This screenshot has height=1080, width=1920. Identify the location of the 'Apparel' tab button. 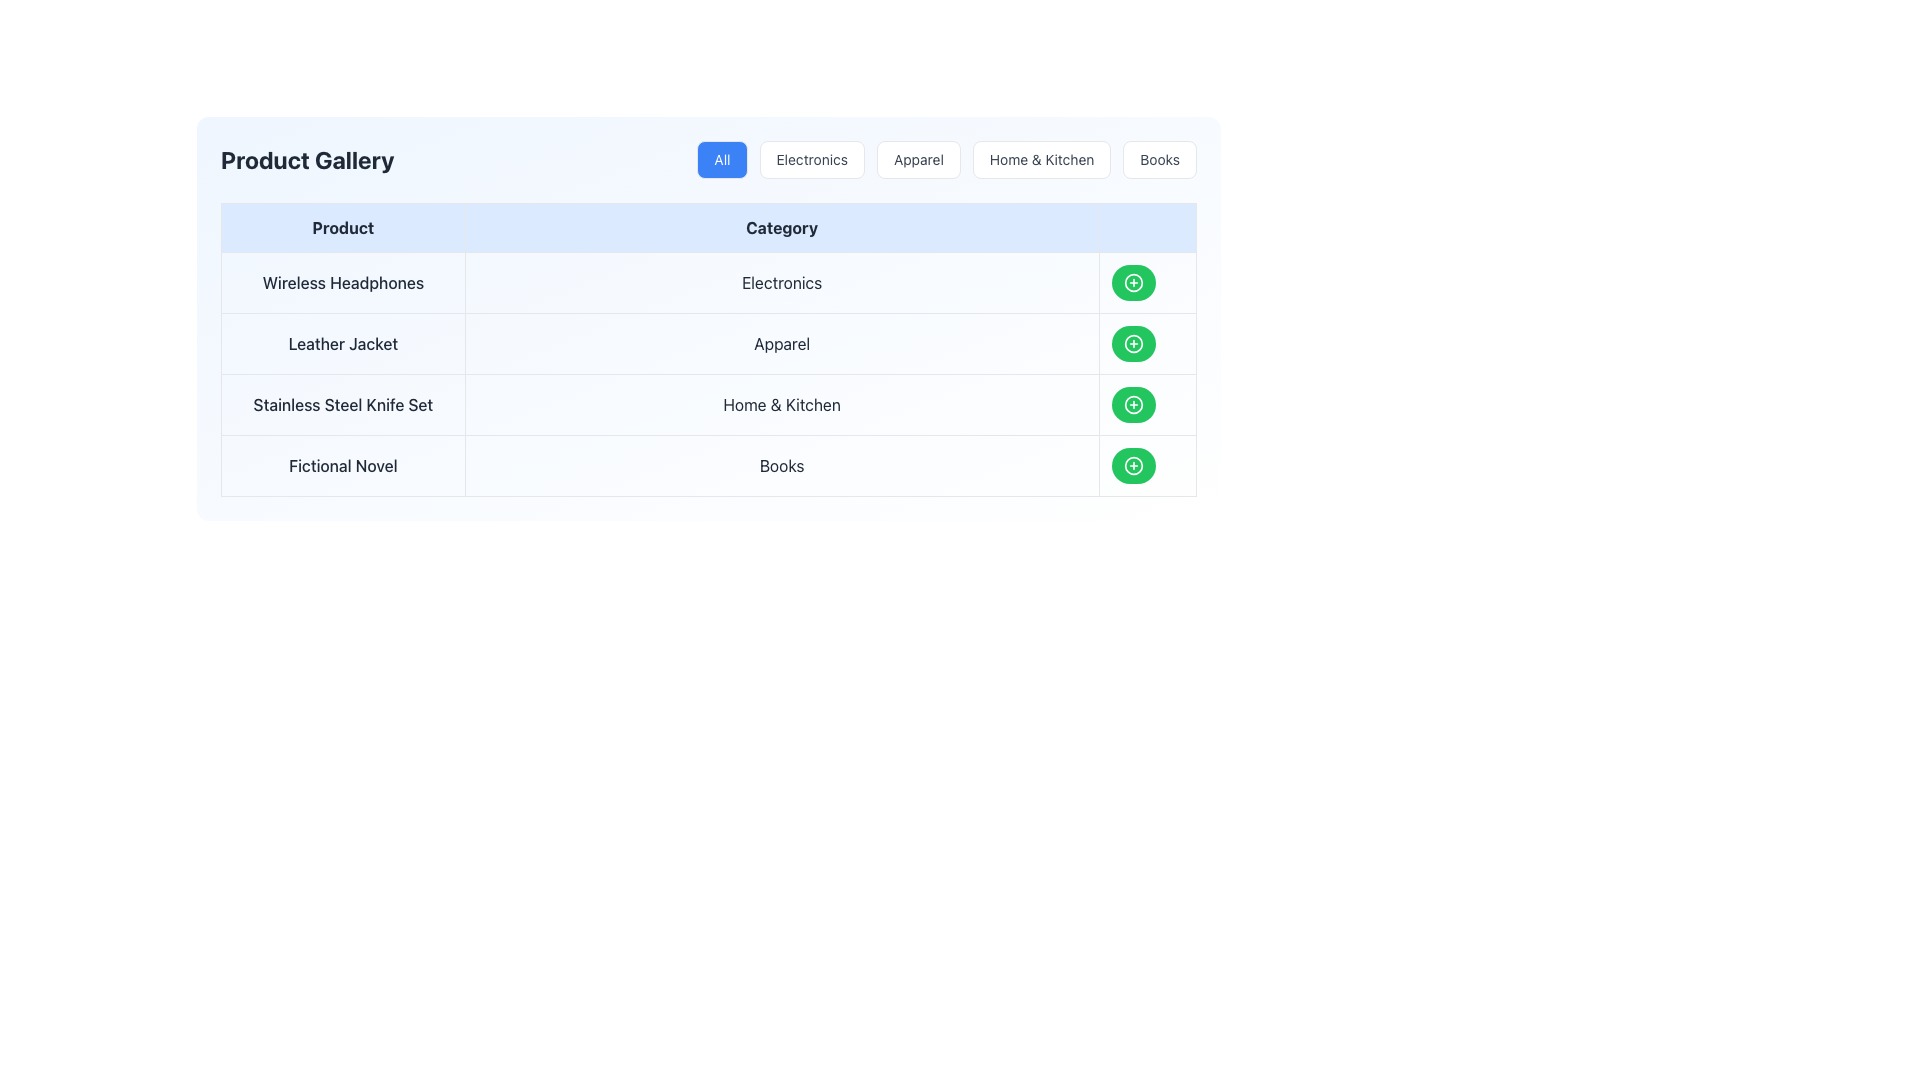
(946, 158).